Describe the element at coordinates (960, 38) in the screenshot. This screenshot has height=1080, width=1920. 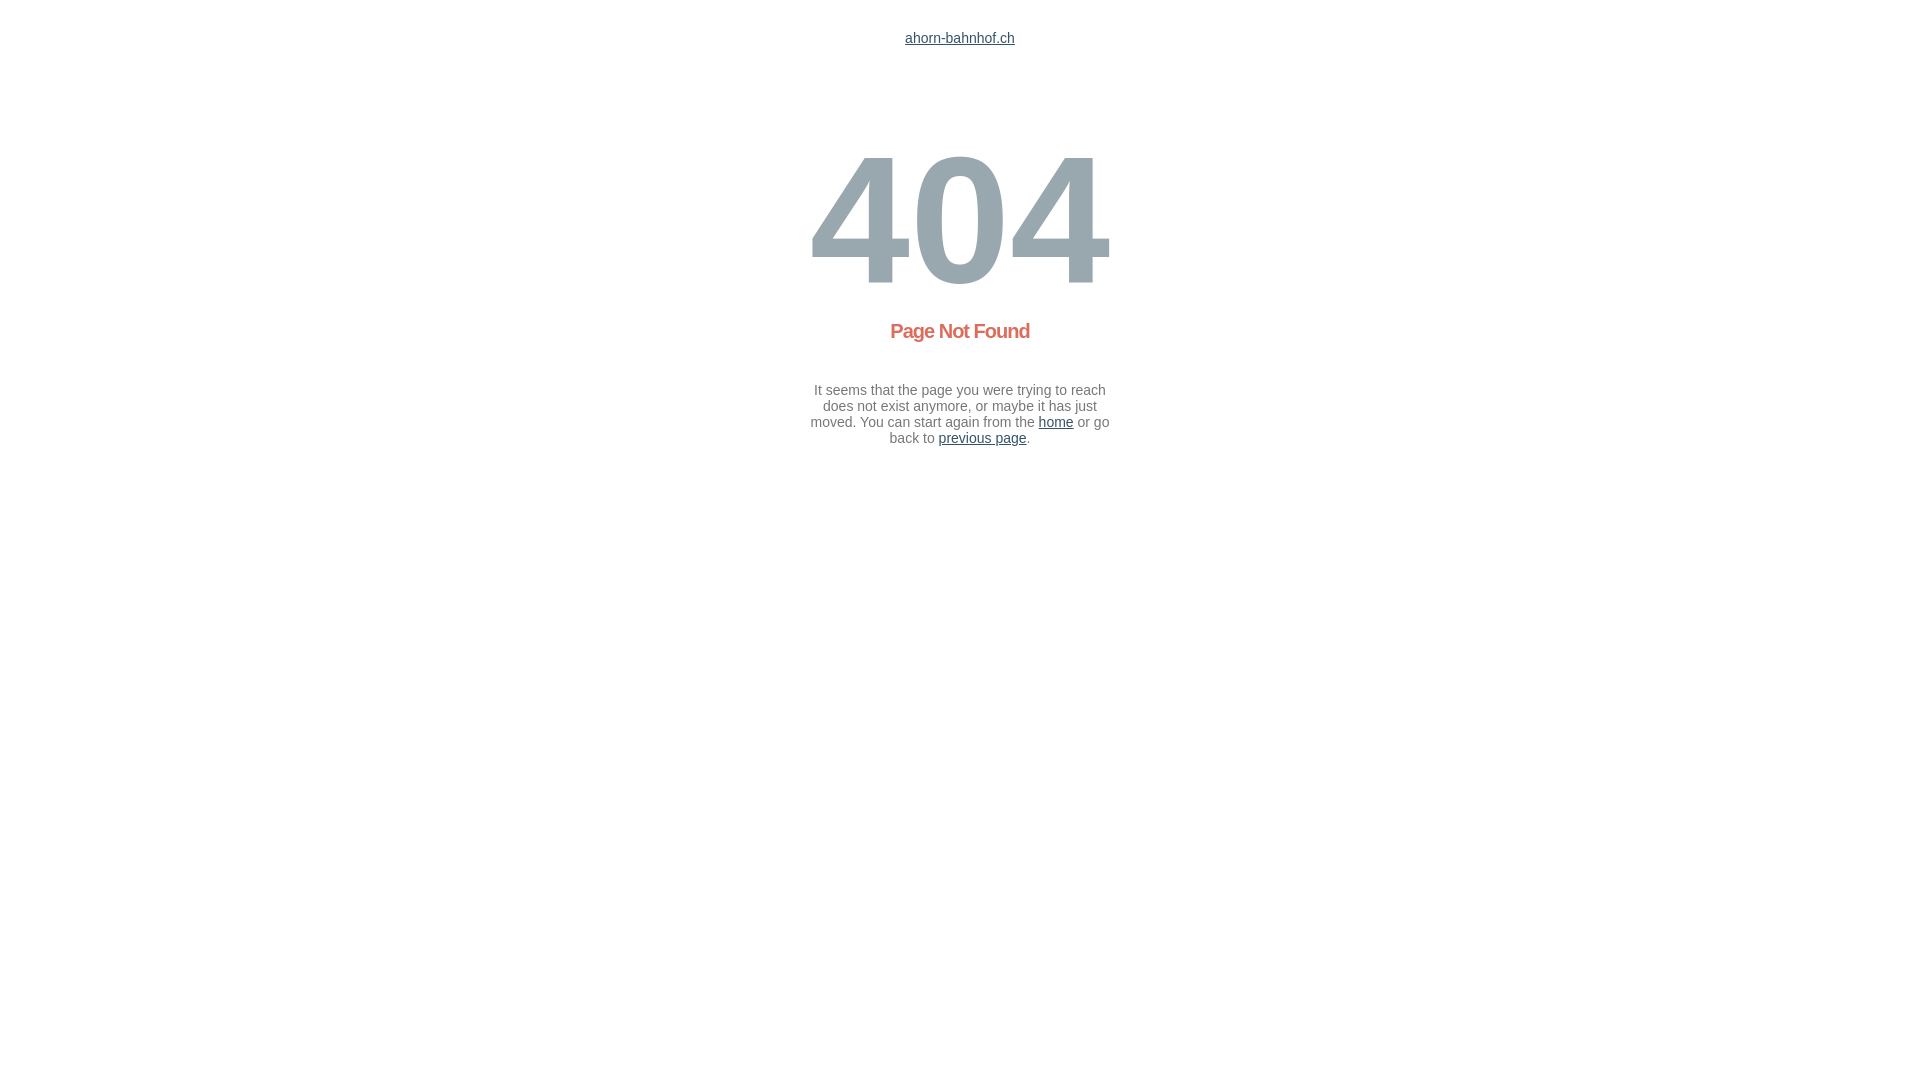
I see `'ahorn-bahnhof.ch'` at that location.